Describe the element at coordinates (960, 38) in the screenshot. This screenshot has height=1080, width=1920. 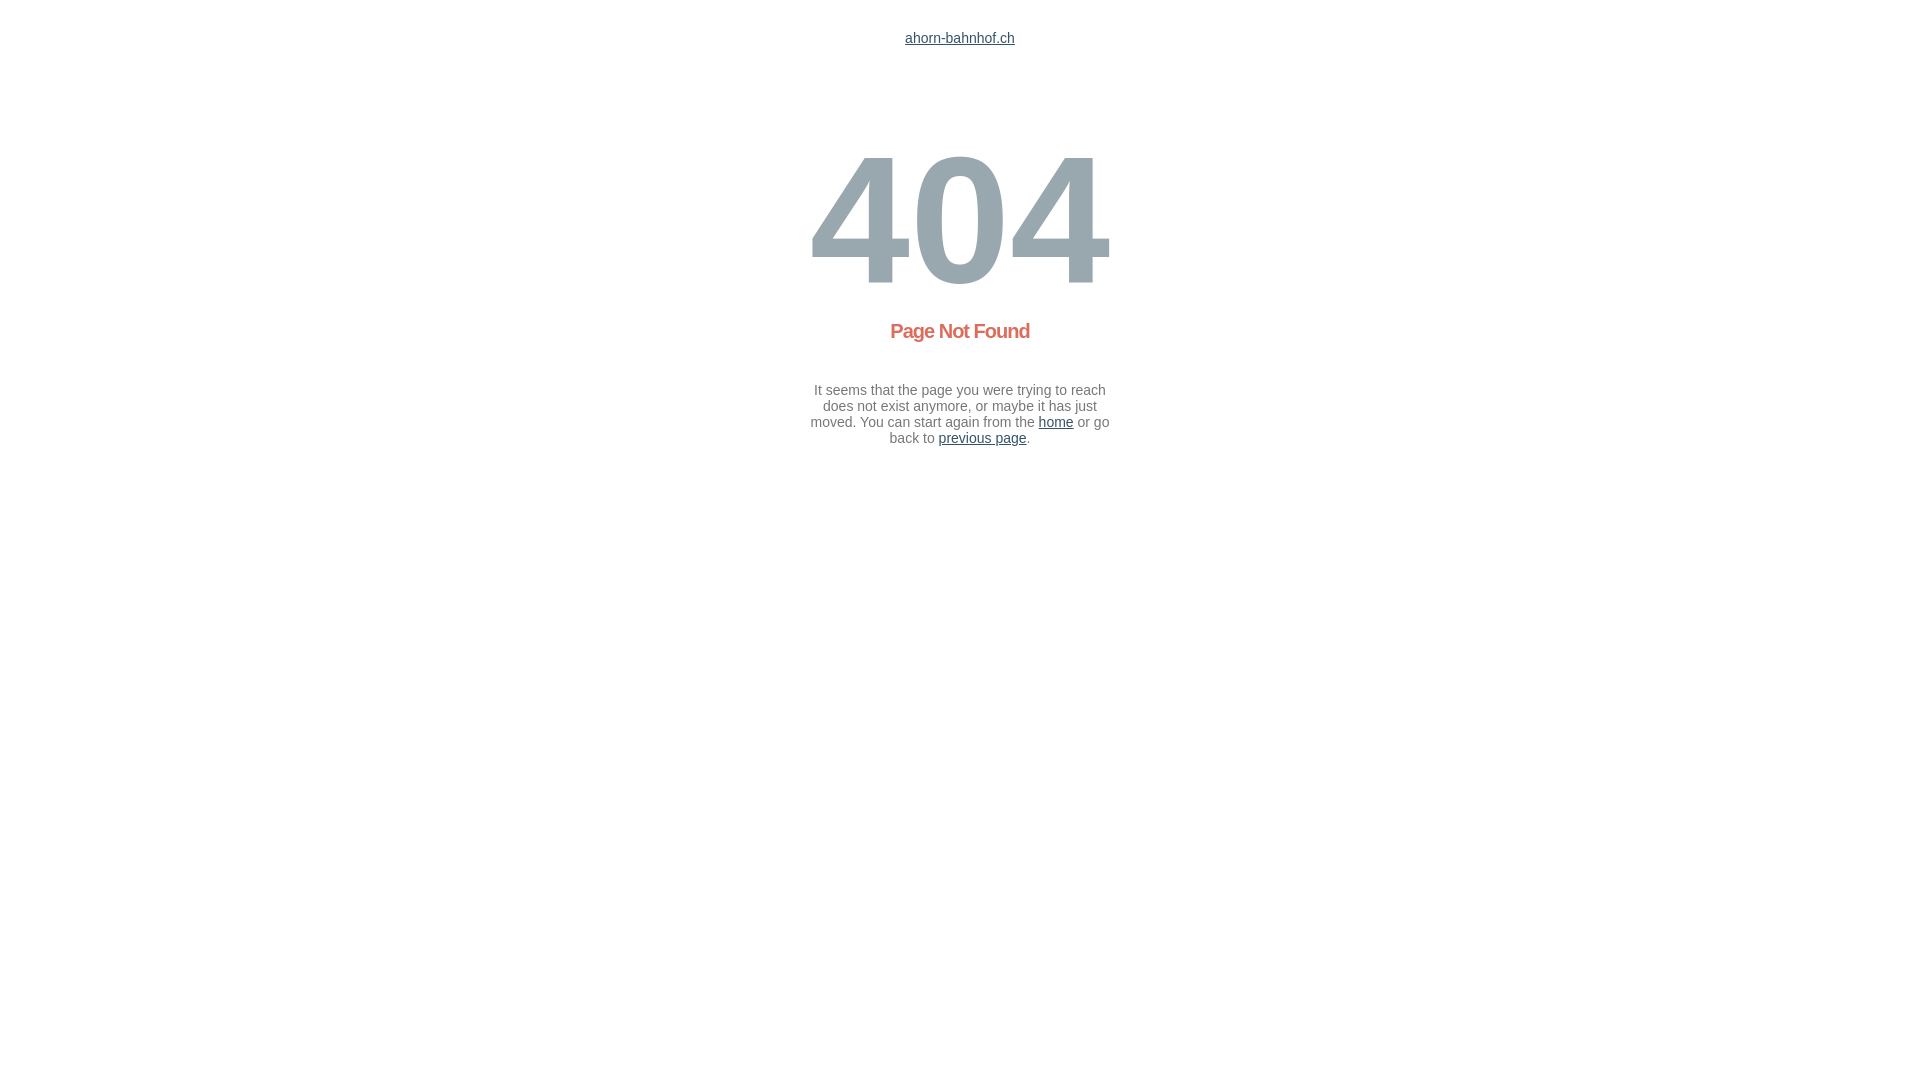
I see `'ahorn-bahnhof.ch'` at that location.